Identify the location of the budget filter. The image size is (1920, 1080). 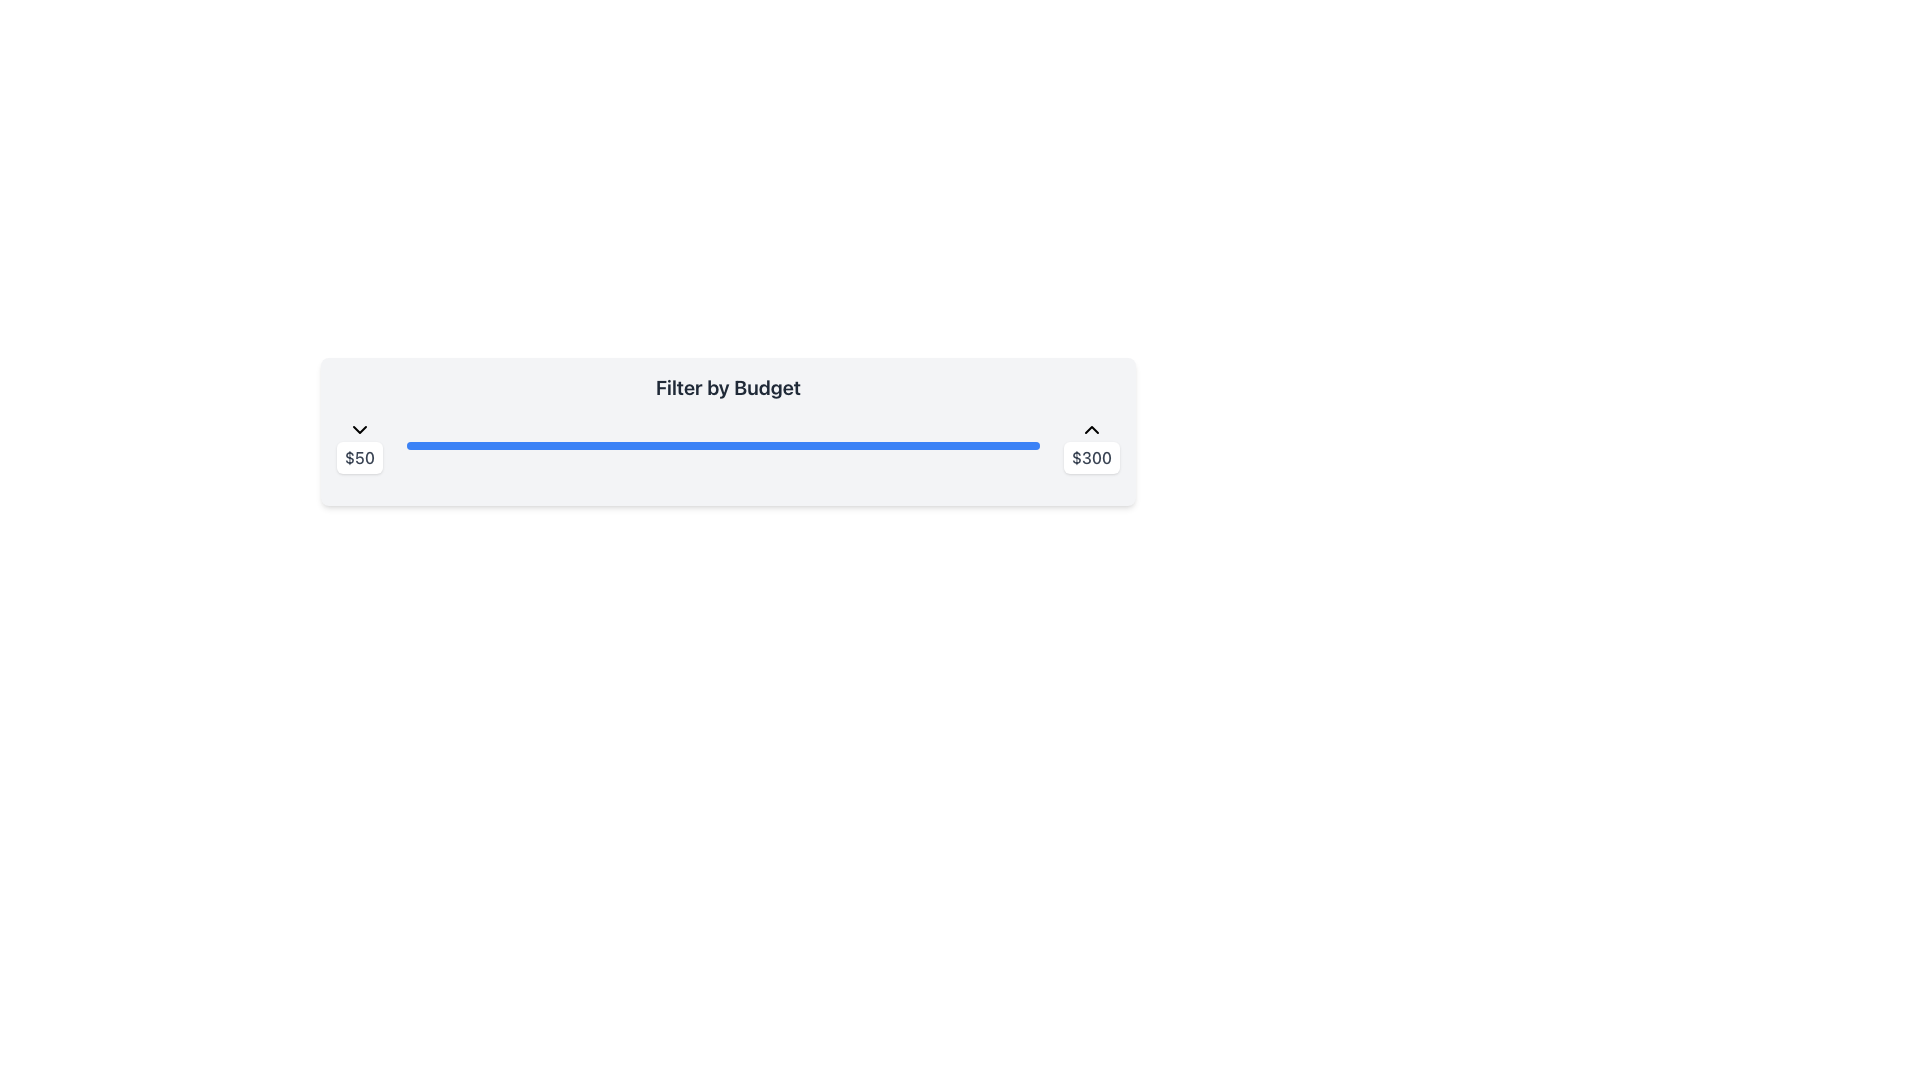
(705, 445).